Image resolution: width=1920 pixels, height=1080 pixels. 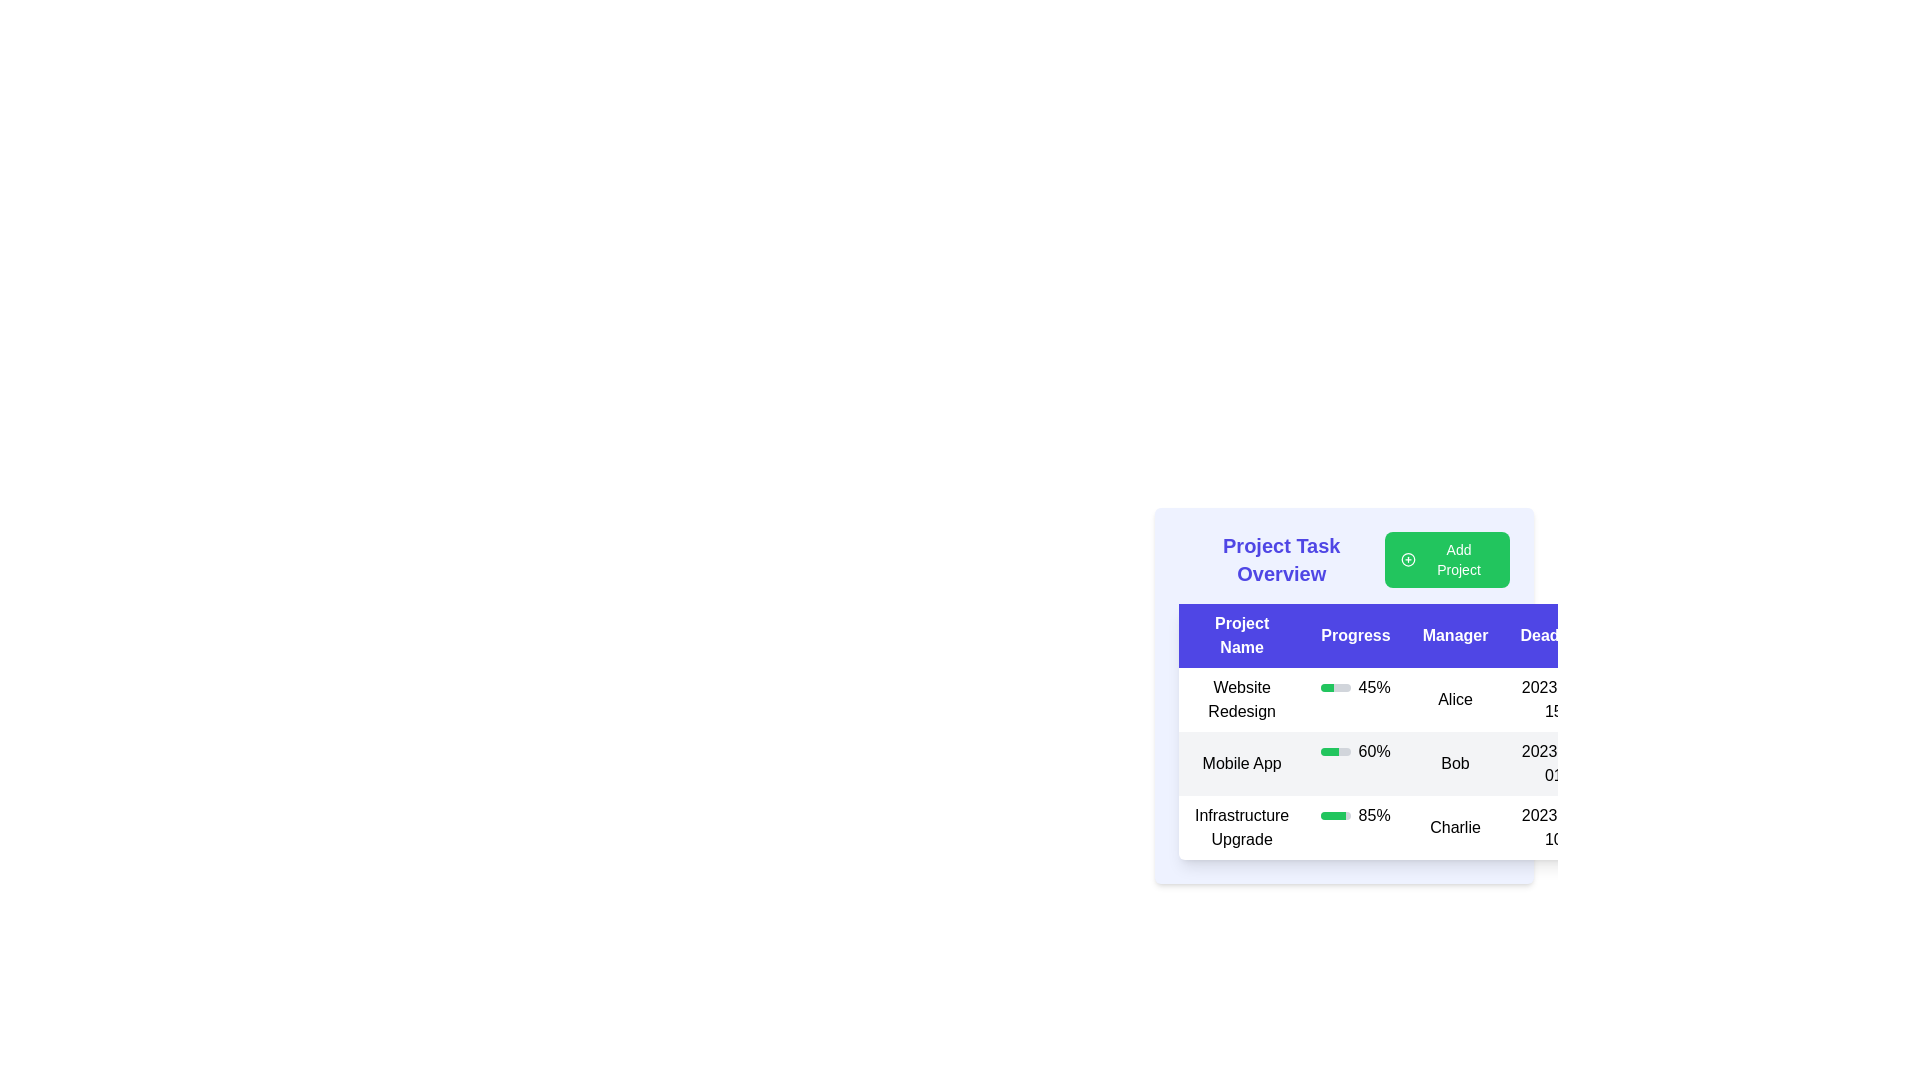 I want to click on text '85%' from the Text Label element in the 'Progress' column of the third row within the 'Project Task Overview' table to understand the progress percentage, so click(x=1373, y=816).